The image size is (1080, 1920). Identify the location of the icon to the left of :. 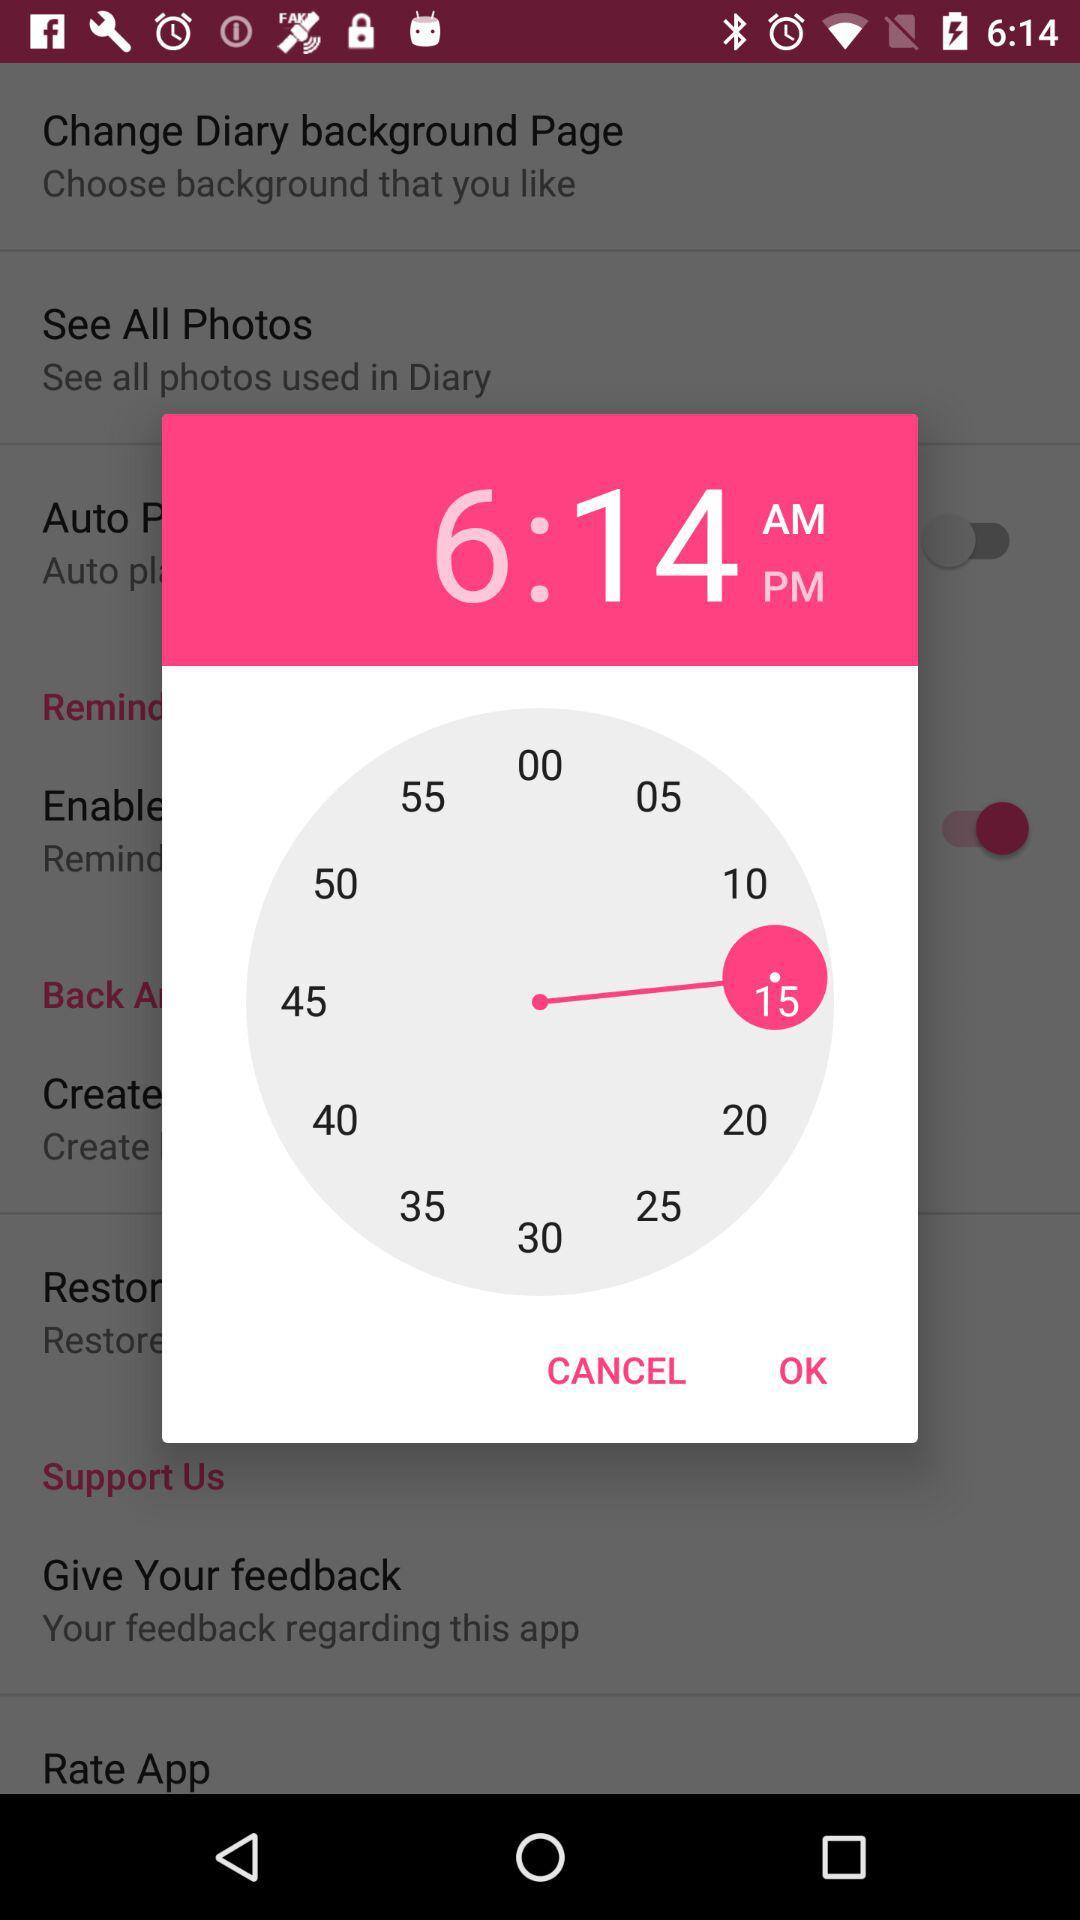
(425, 539).